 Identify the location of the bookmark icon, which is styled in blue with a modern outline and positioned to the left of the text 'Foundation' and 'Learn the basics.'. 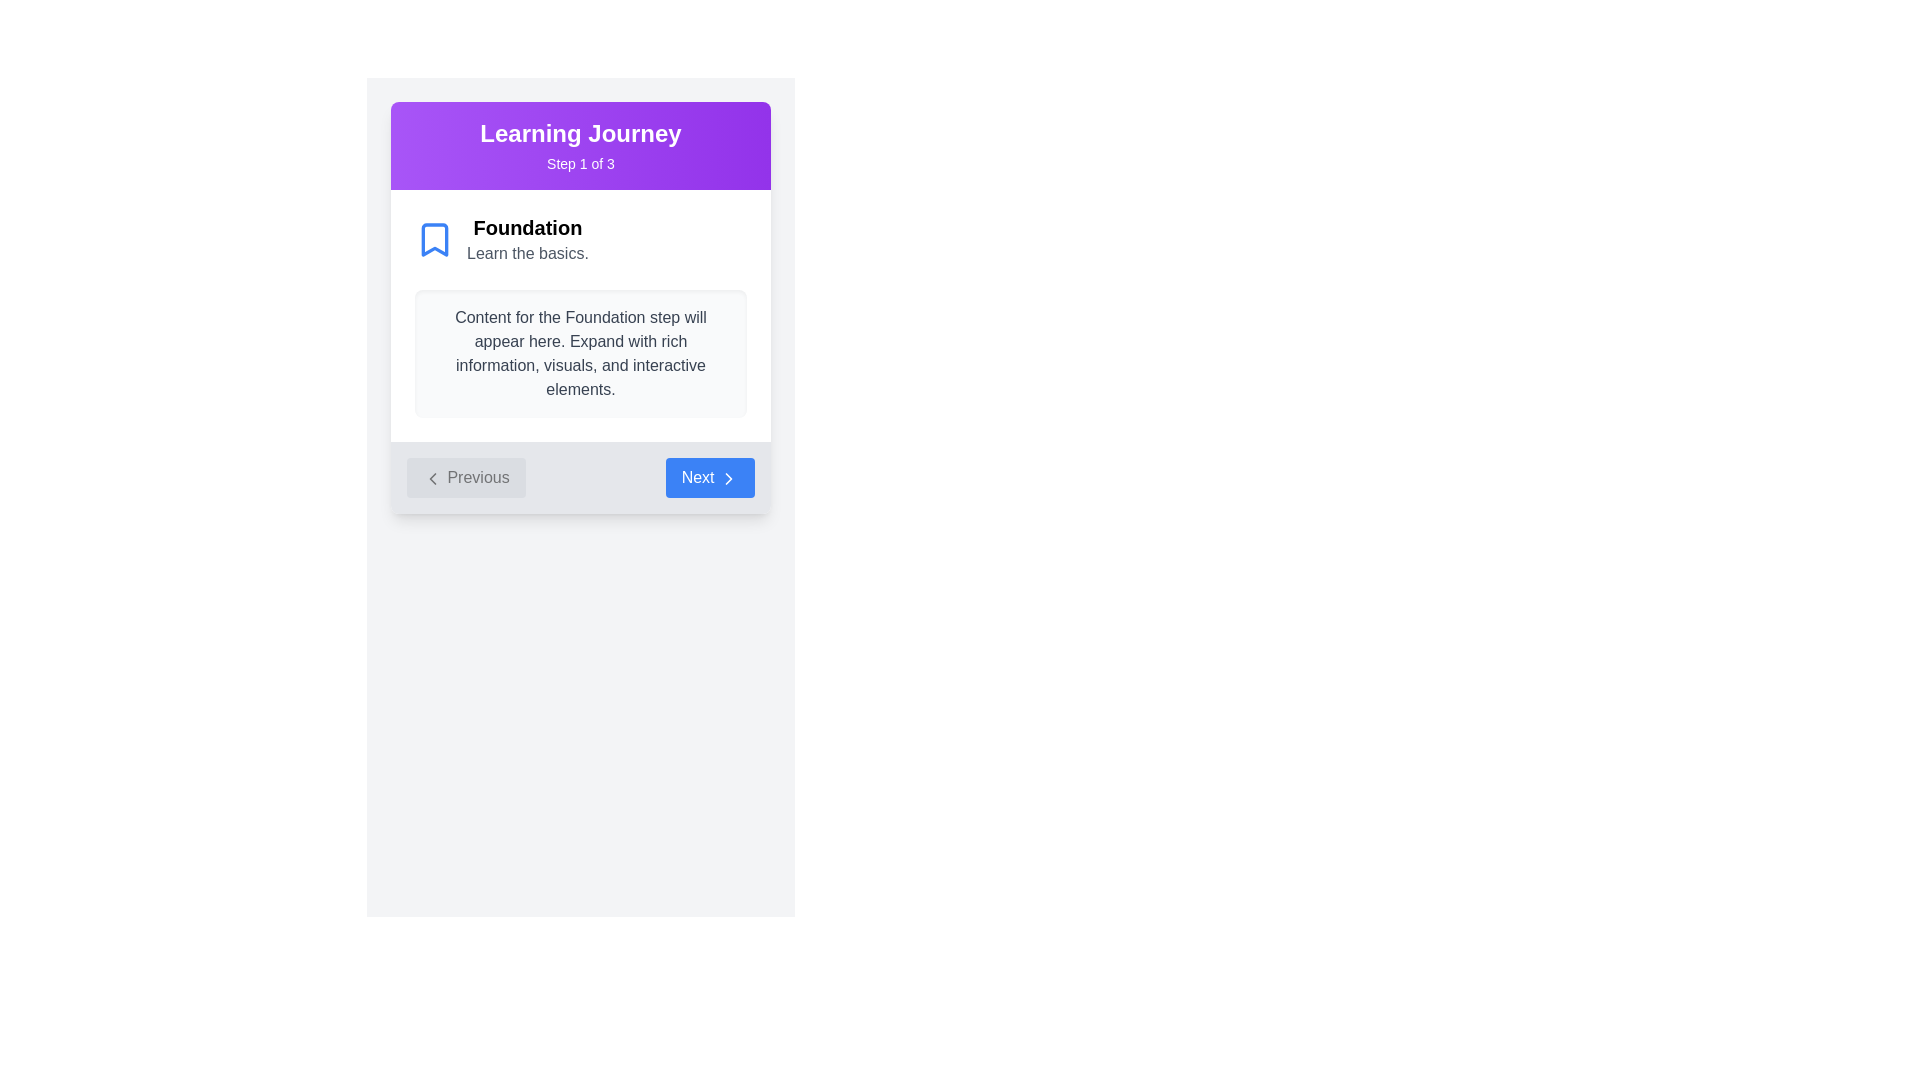
(434, 238).